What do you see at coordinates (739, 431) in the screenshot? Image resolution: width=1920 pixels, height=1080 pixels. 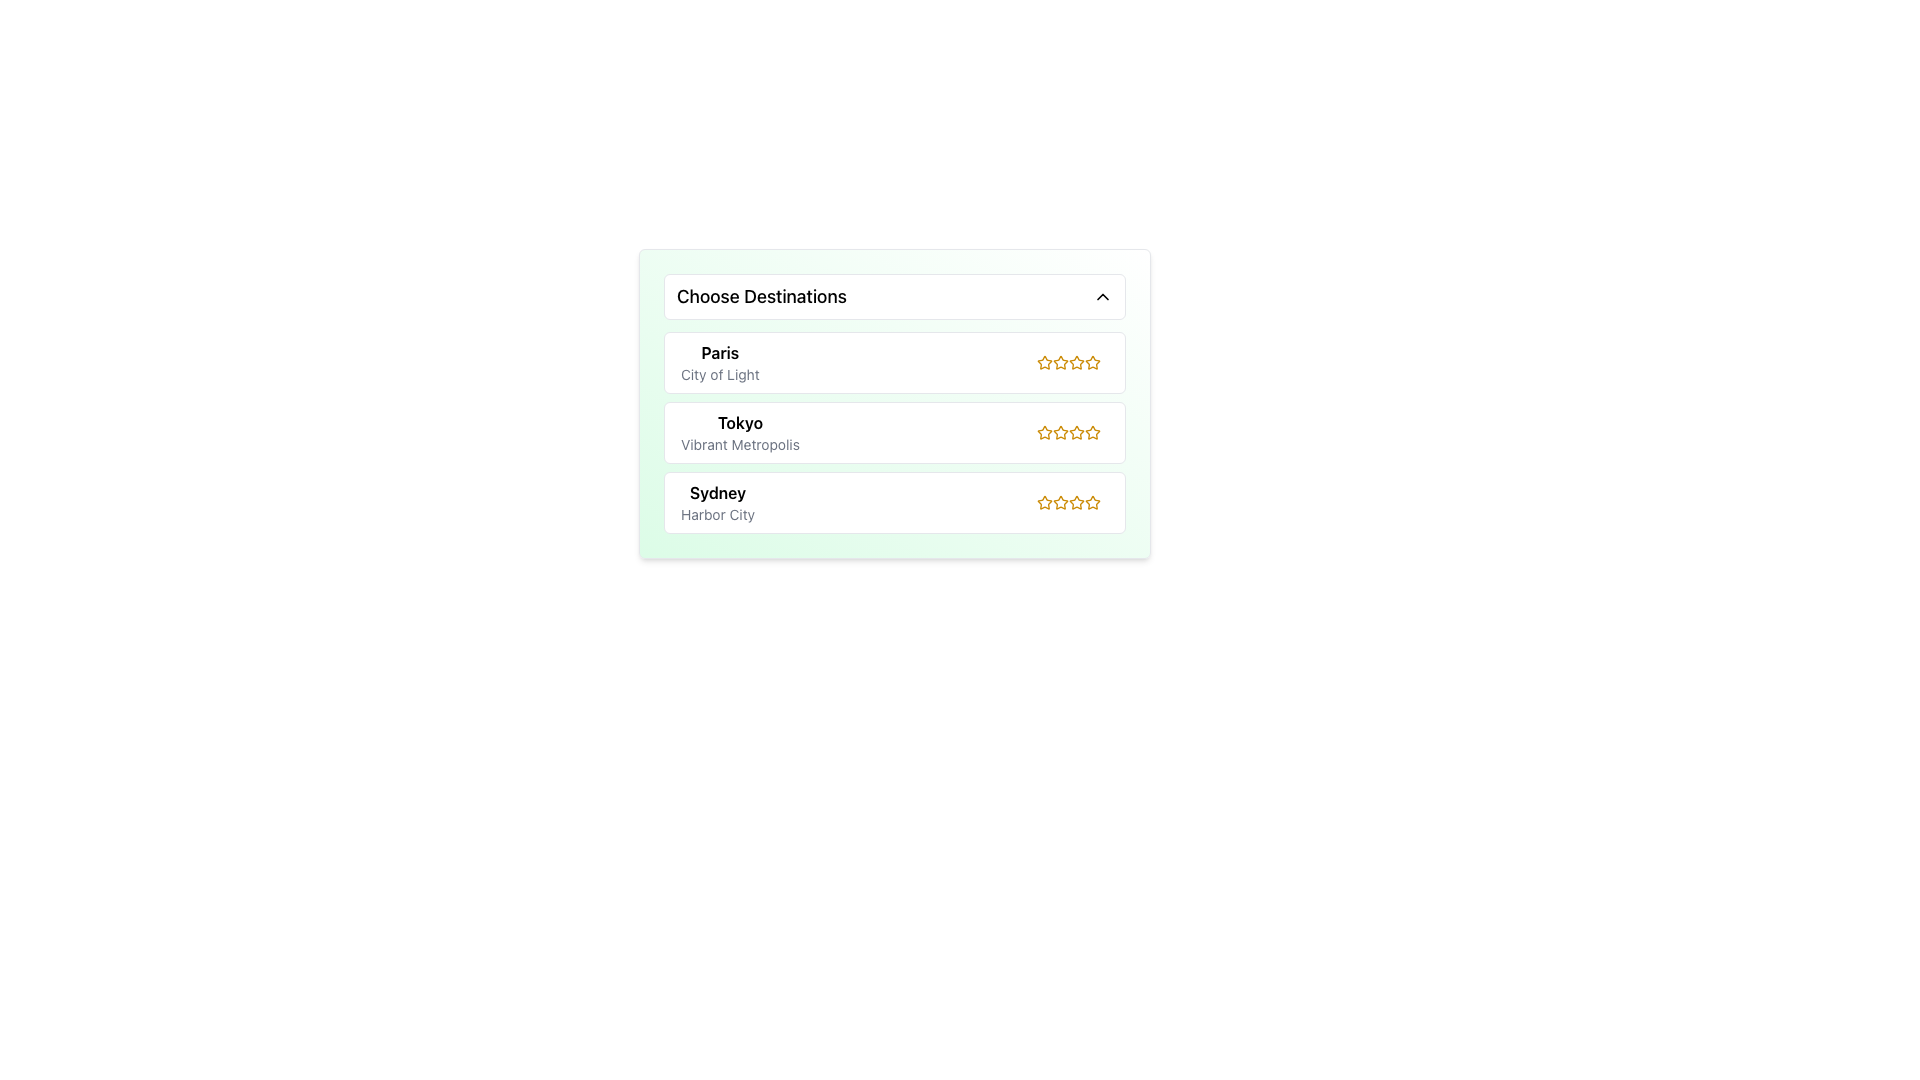 I see `text content located in the second entry of the 'Choose Destinations' list, which displays 'Tokyo' and 'Vibrant Metropolis'` at bounding box center [739, 431].